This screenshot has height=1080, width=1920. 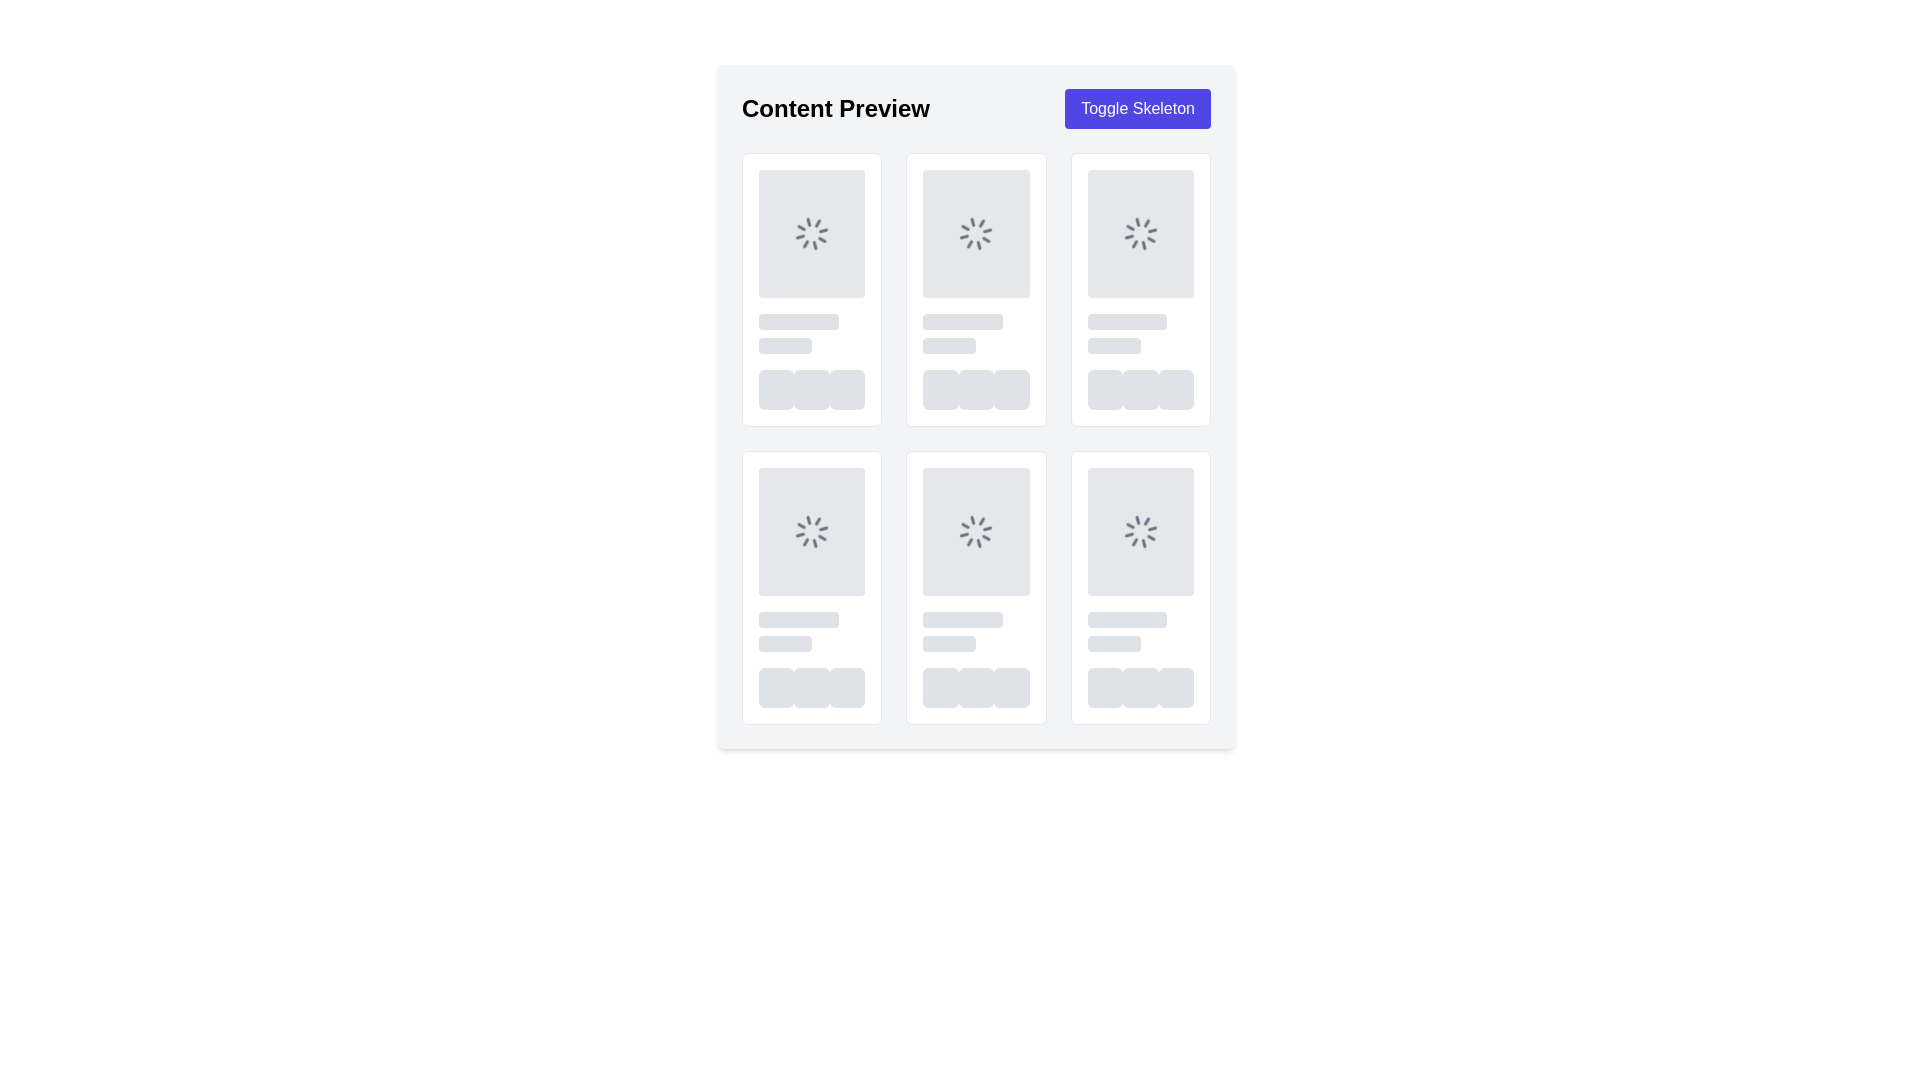 What do you see at coordinates (812, 389) in the screenshot?
I see `the loading placeholder component with a gray background and rounded corners, which is the second element in a horizontal sequence of three identical components` at bounding box center [812, 389].